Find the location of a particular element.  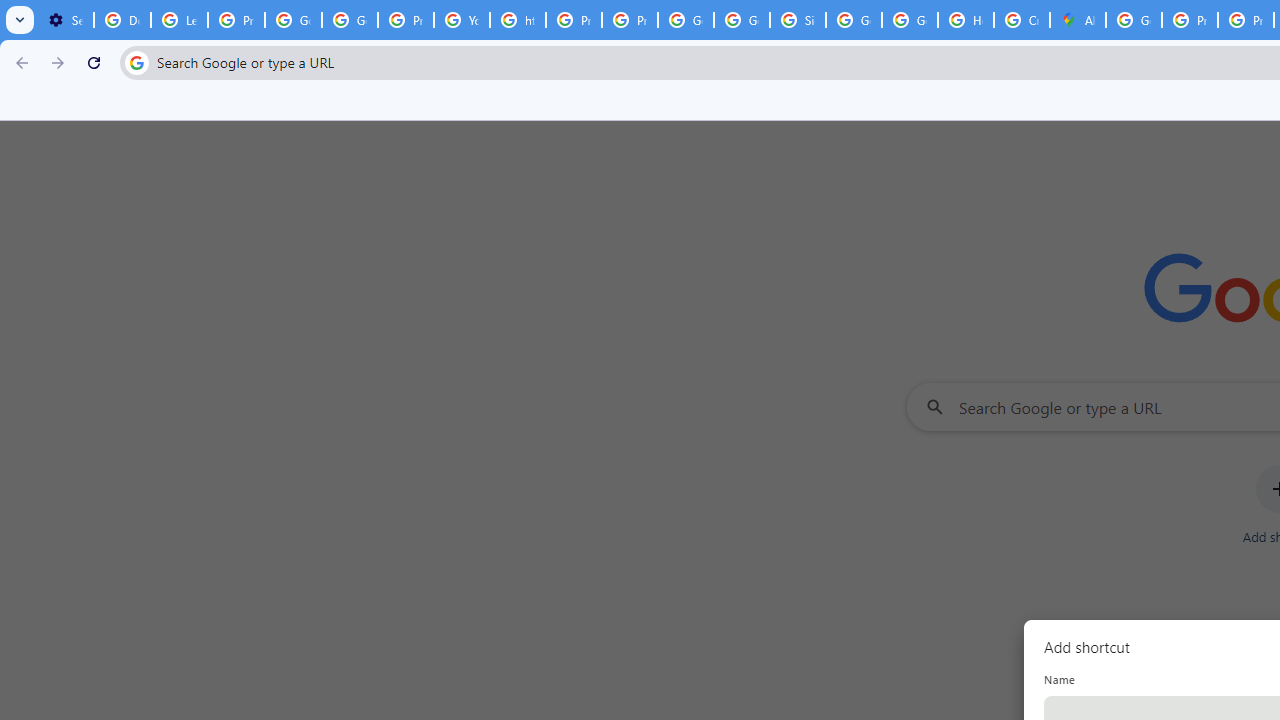

'Search tabs' is located at coordinates (20, 20).